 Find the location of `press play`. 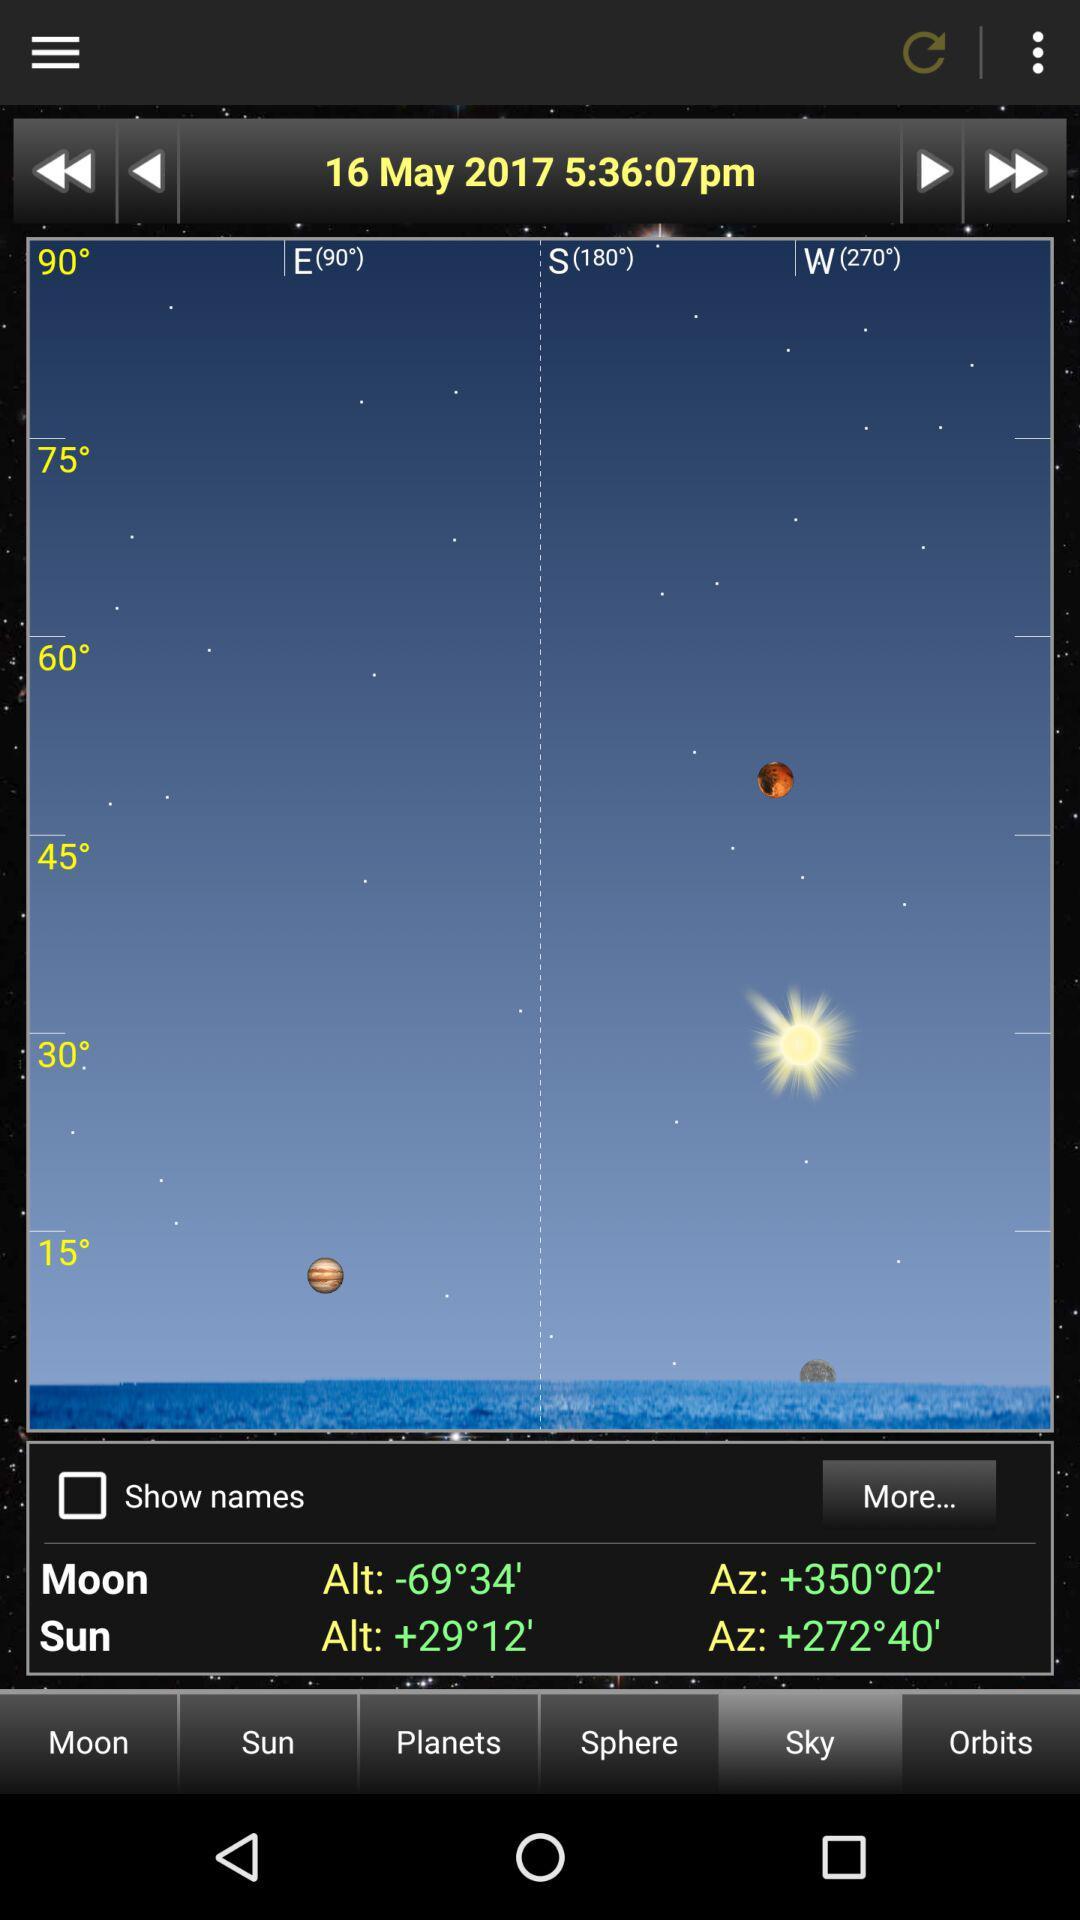

press play is located at coordinates (932, 171).